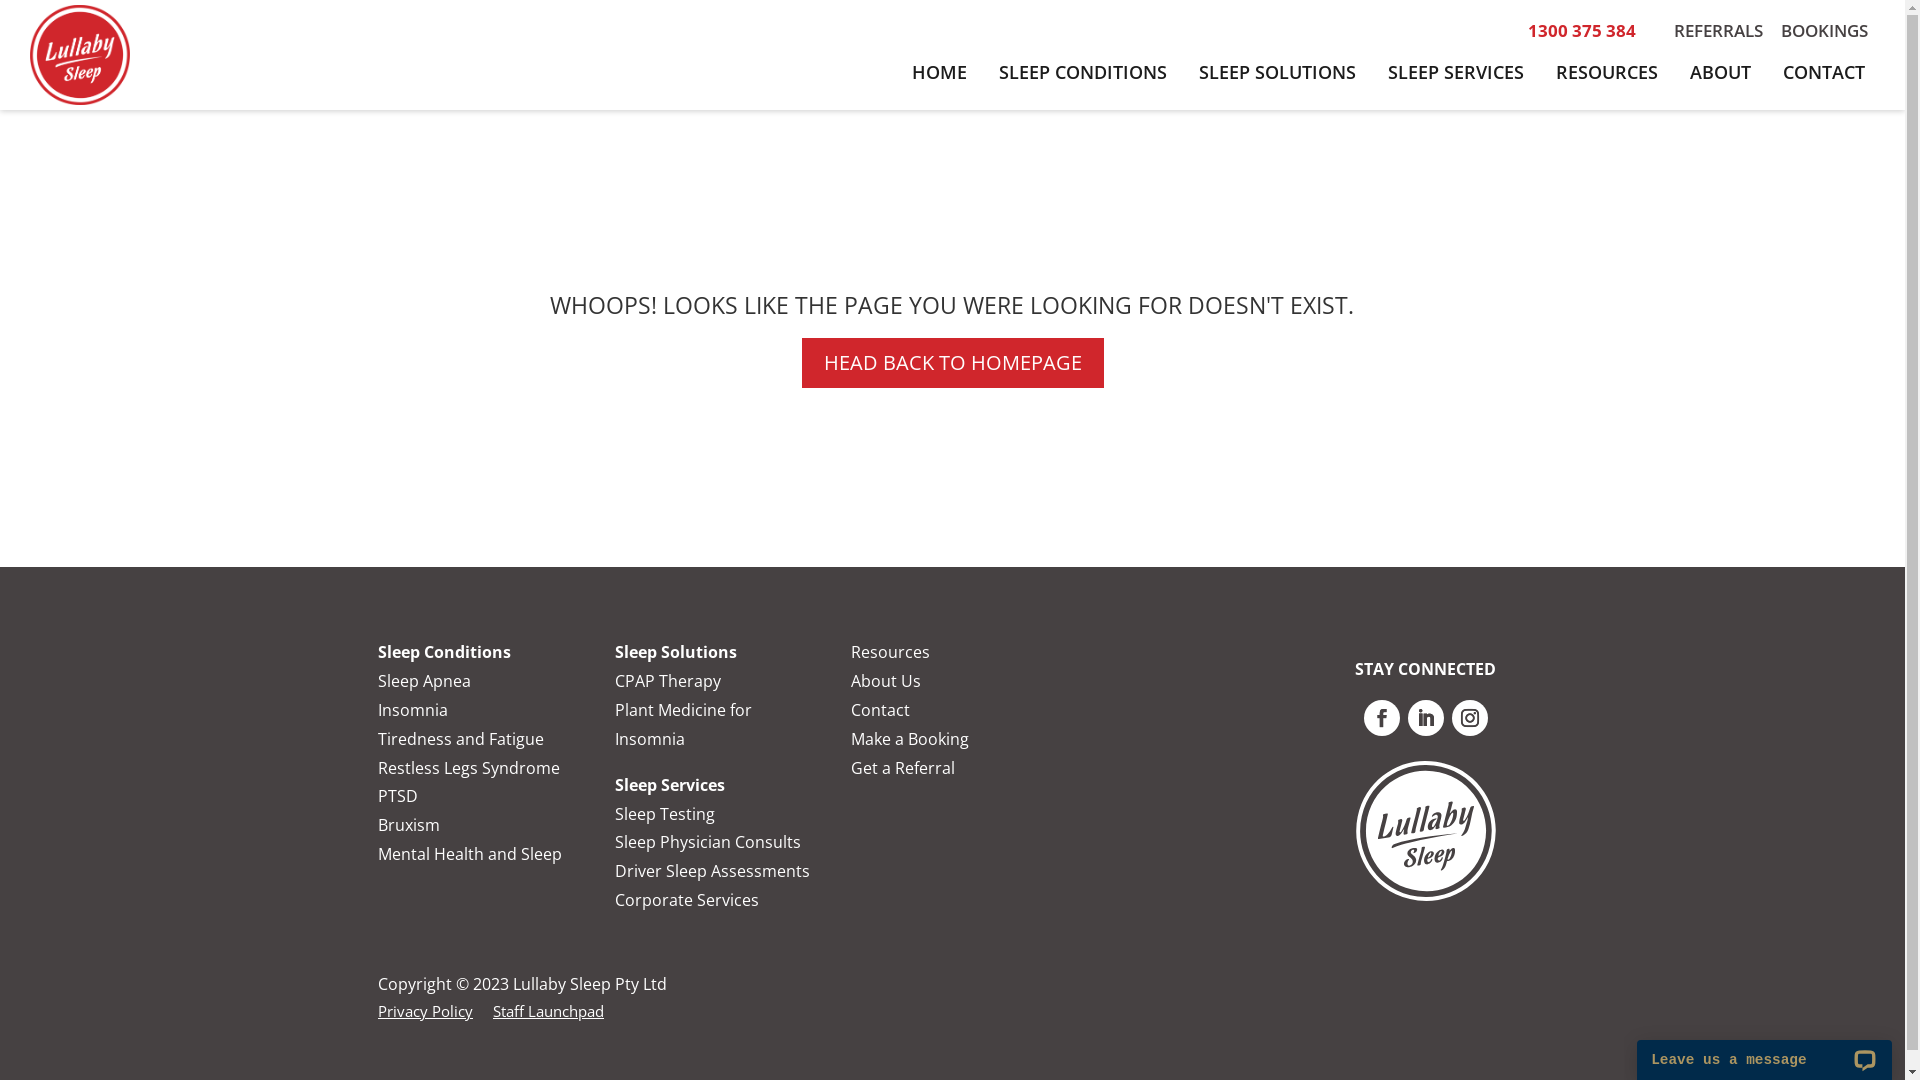  I want to click on 'HOME', so click(938, 71).